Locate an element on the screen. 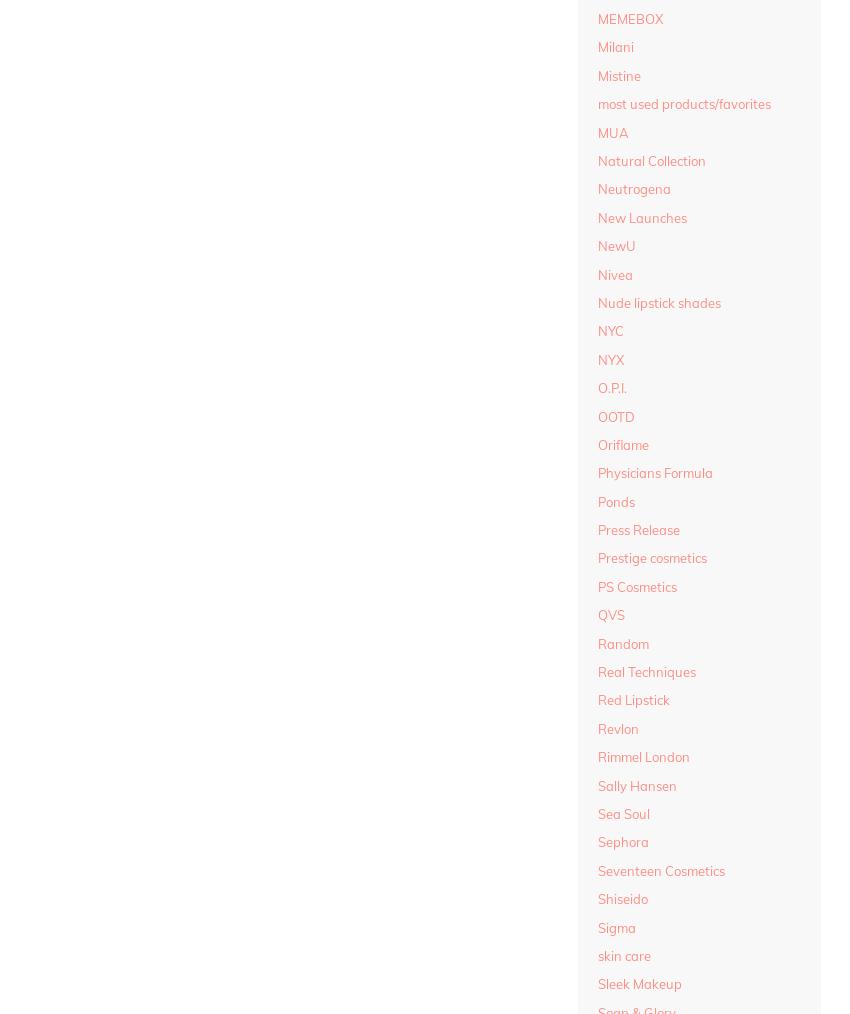 This screenshot has height=1014, width=850. 'Physicians Formula' is located at coordinates (596, 473).